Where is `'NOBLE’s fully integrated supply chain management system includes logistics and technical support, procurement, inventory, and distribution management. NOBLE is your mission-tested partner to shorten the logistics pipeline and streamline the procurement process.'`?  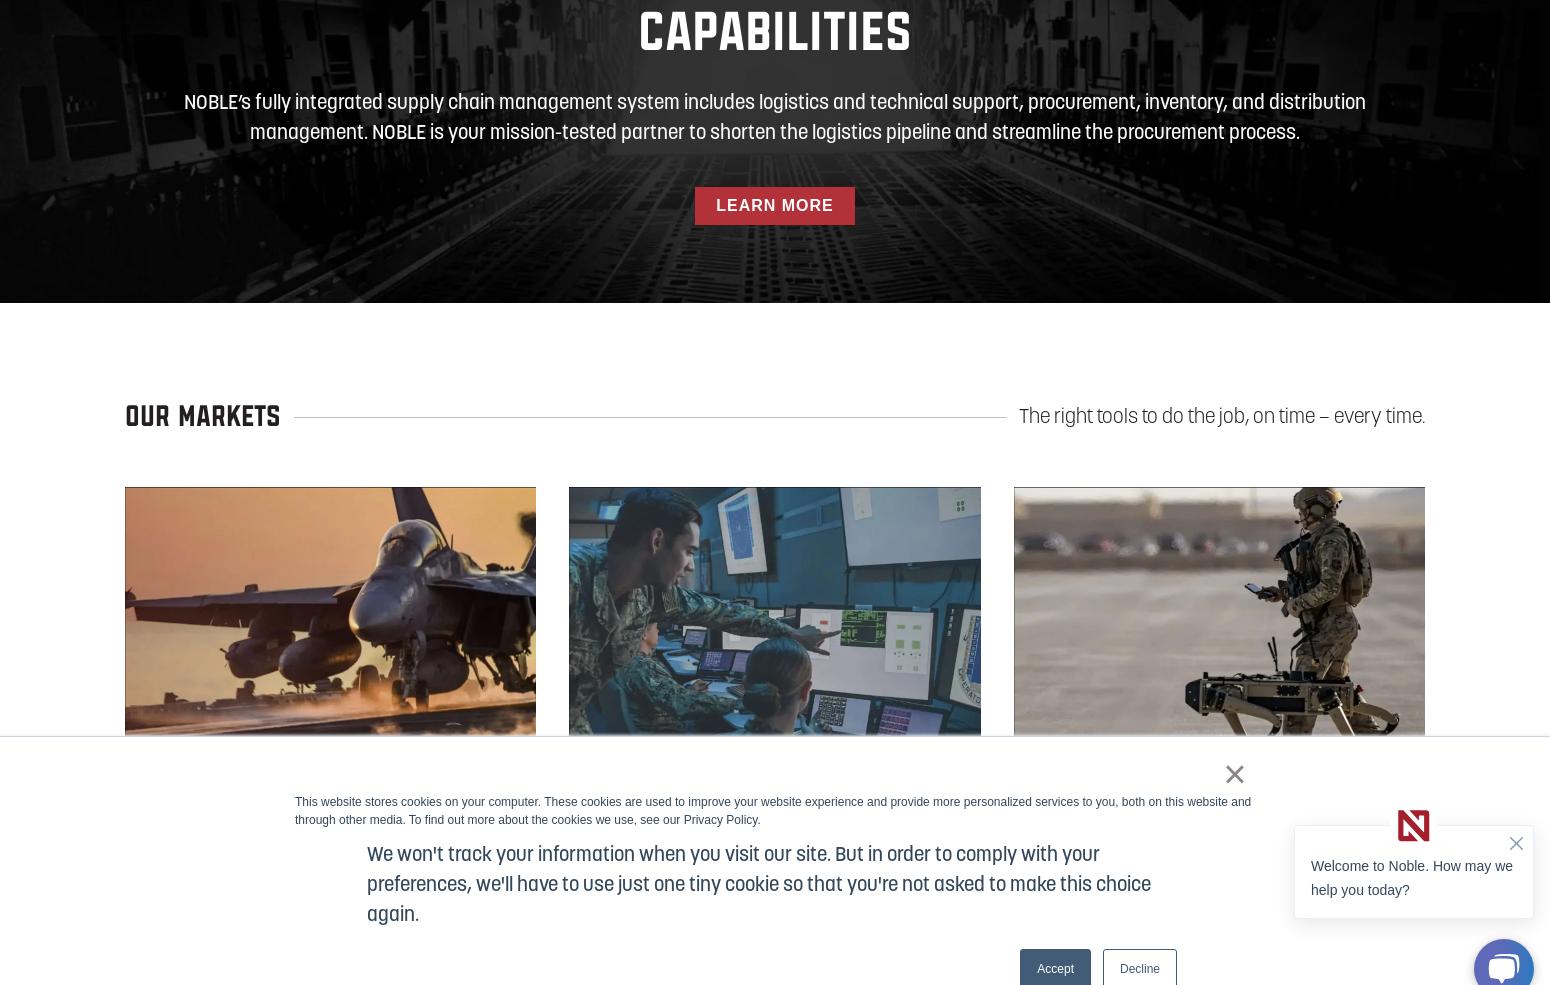 'NOBLE’s fully integrated supply chain management system includes logistics and technical support, procurement, inventory, and distribution management. NOBLE is your mission-tested partner to shorten the logistics pipeline and streamline the procurement process.' is located at coordinates (775, 118).